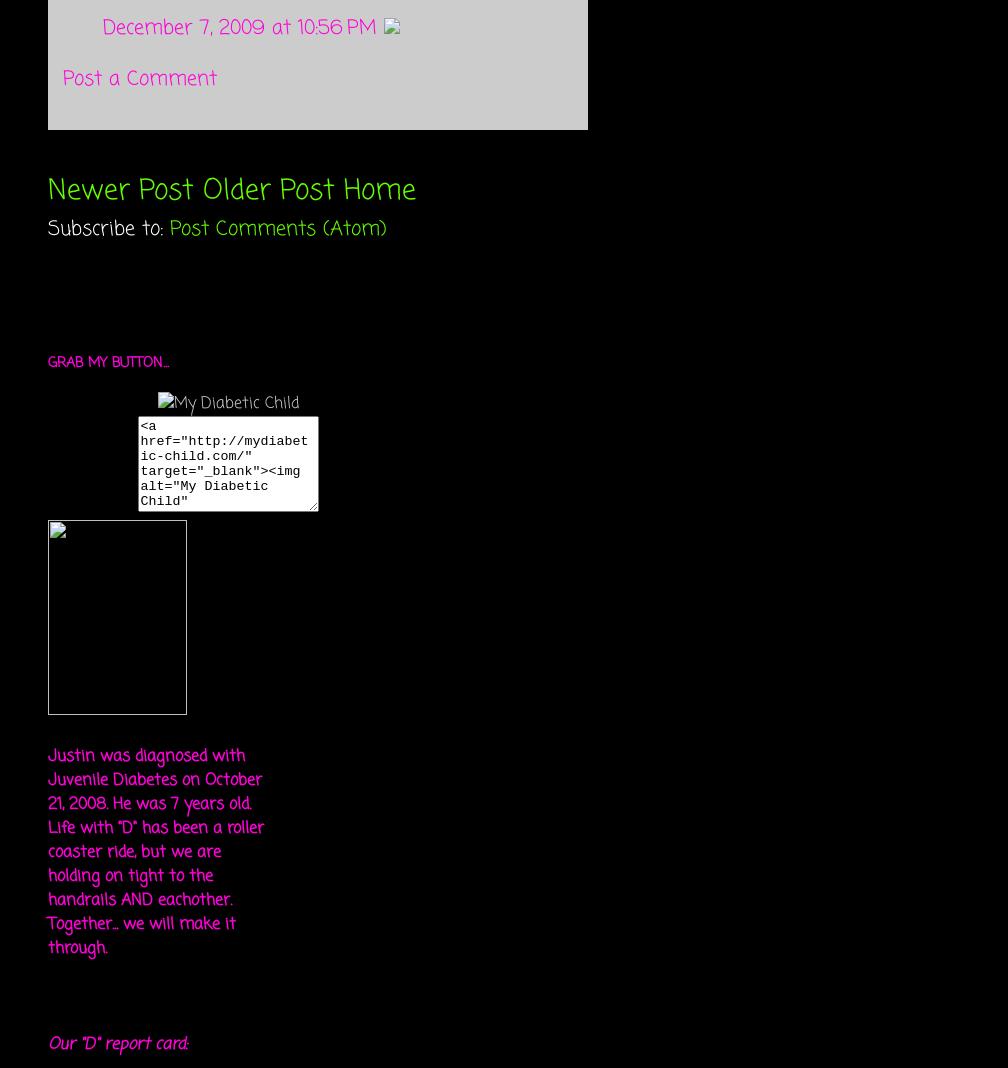  What do you see at coordinates (108, 228) in the screenshot?
I see `'Subscribe to:'` at bounding box center [108, 228].